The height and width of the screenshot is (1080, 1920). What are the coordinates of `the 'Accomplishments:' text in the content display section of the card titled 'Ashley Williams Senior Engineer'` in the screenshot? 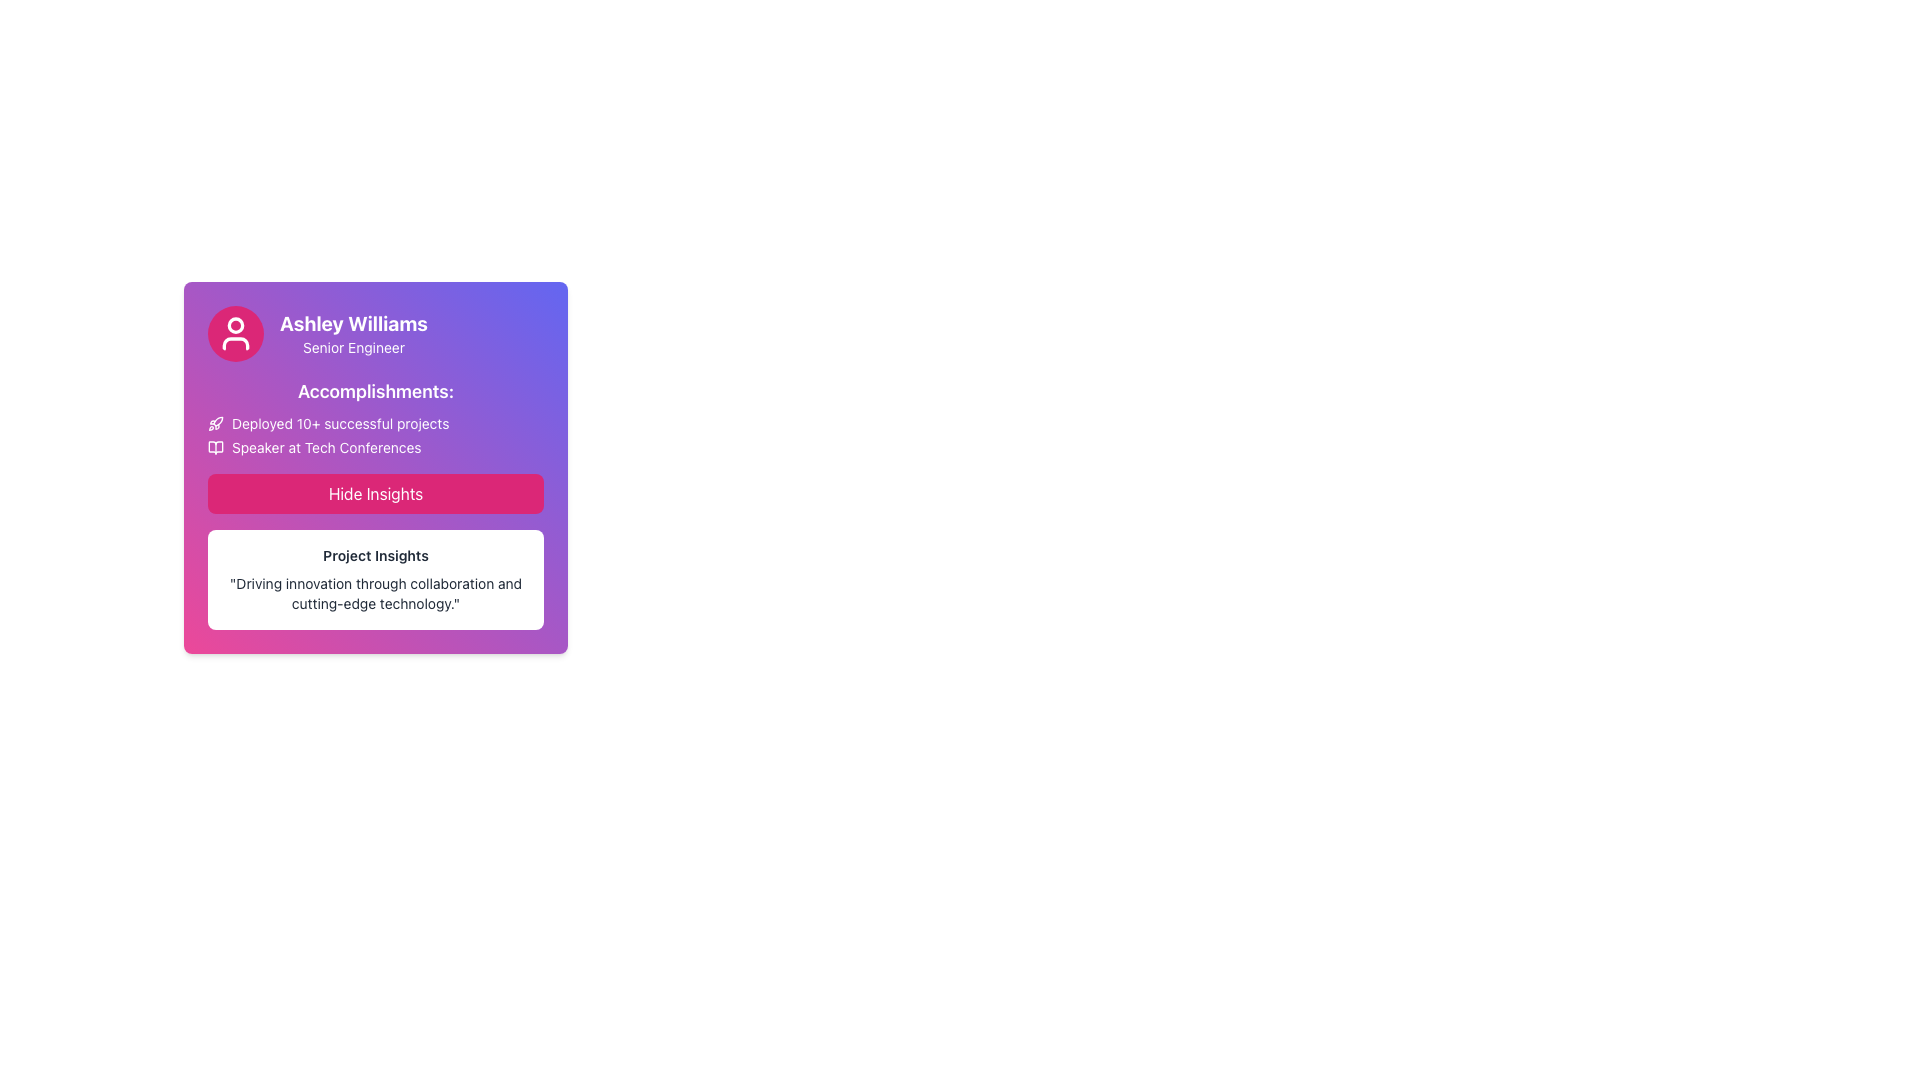 It's located at (375, 416).